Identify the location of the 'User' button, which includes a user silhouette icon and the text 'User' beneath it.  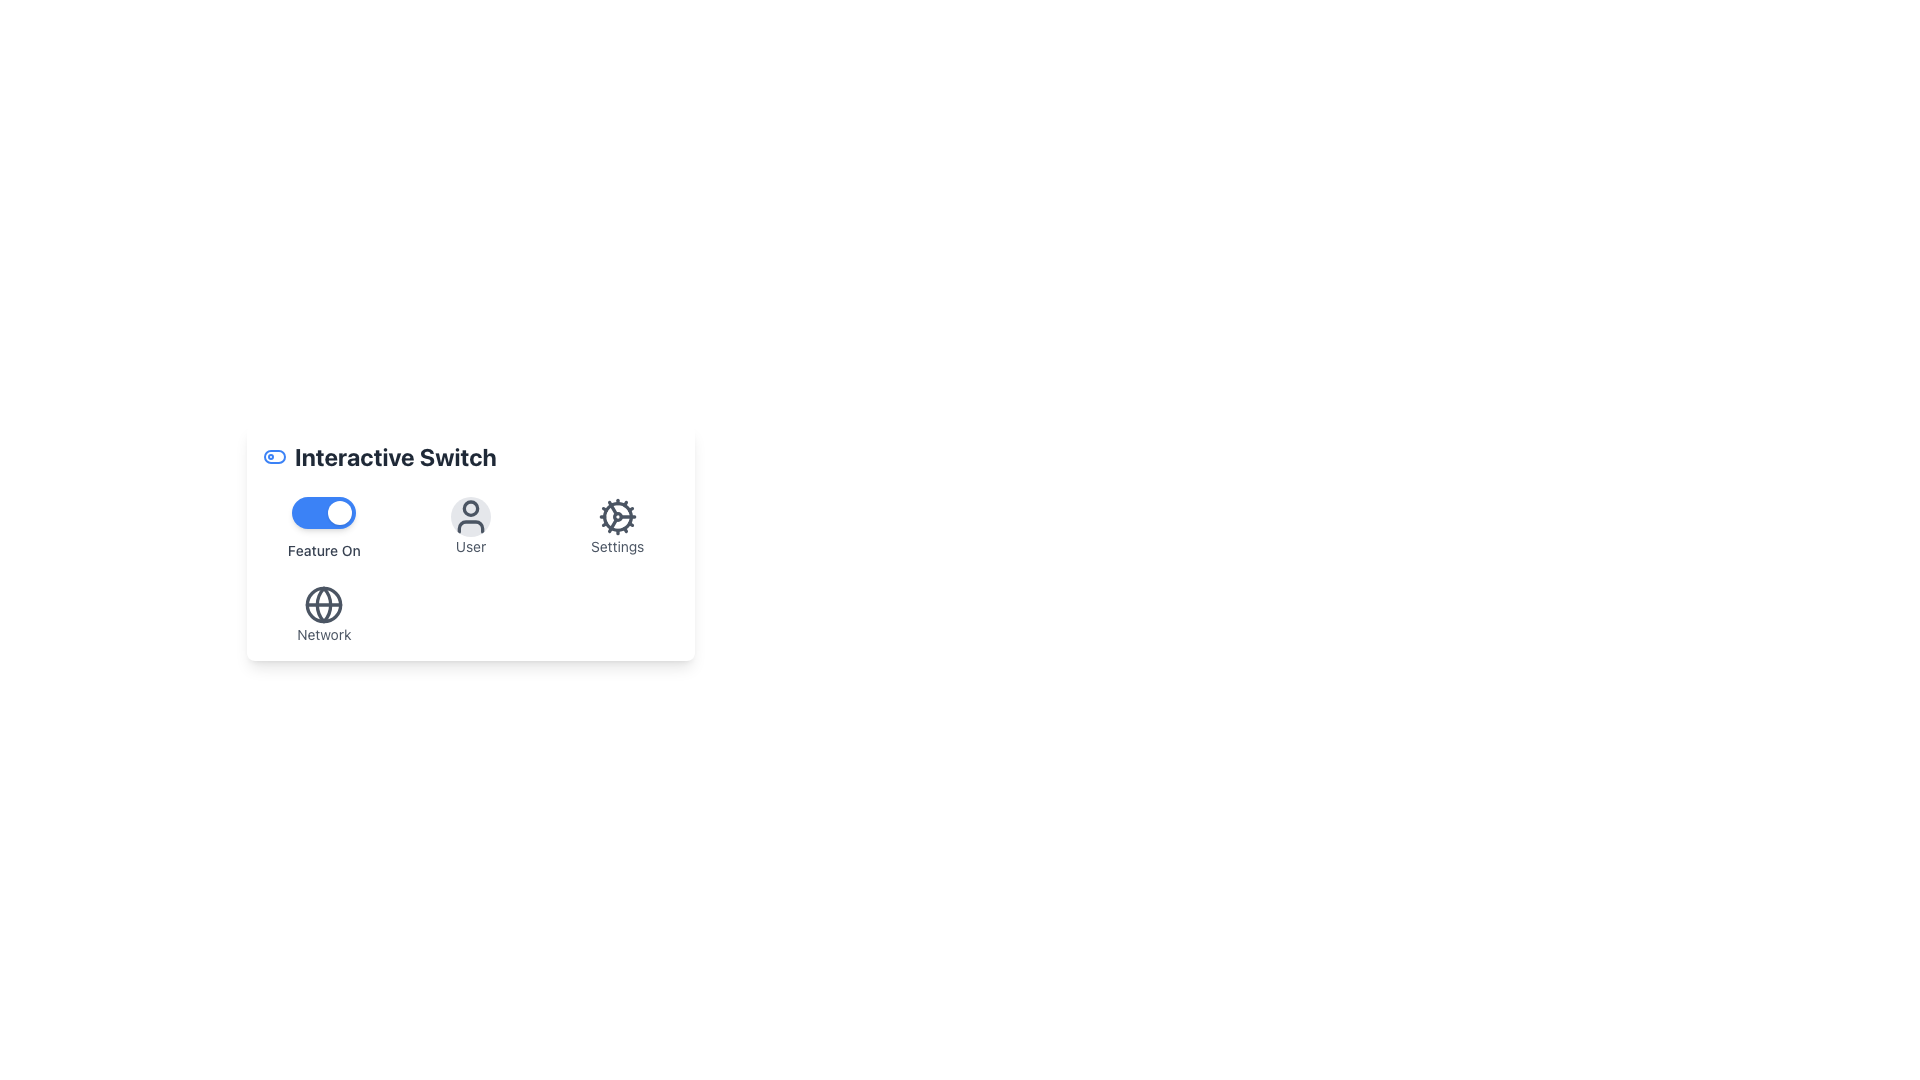
(469, 527).